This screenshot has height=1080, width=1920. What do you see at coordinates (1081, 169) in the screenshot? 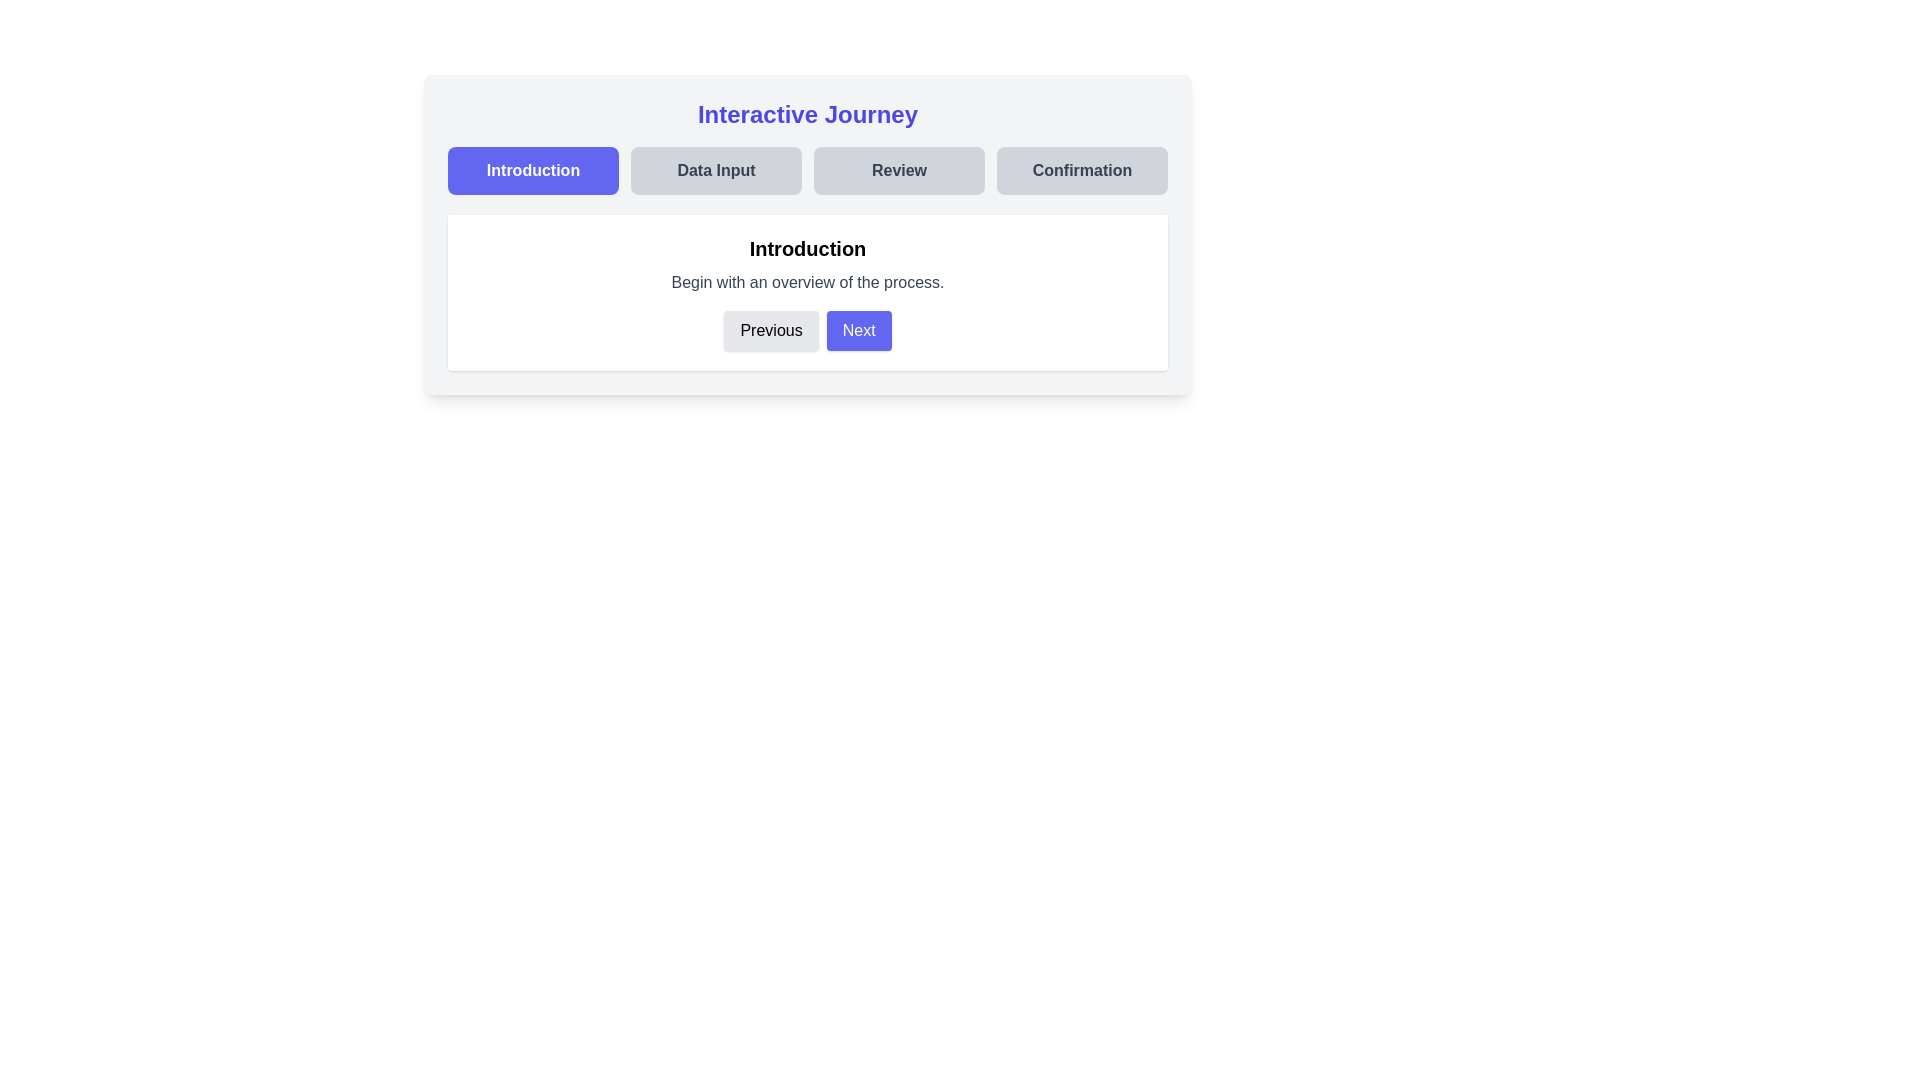
I see `the header navigation step labeled 'Confirmation' to navigate to that step` at bounding box center [1081, 169].